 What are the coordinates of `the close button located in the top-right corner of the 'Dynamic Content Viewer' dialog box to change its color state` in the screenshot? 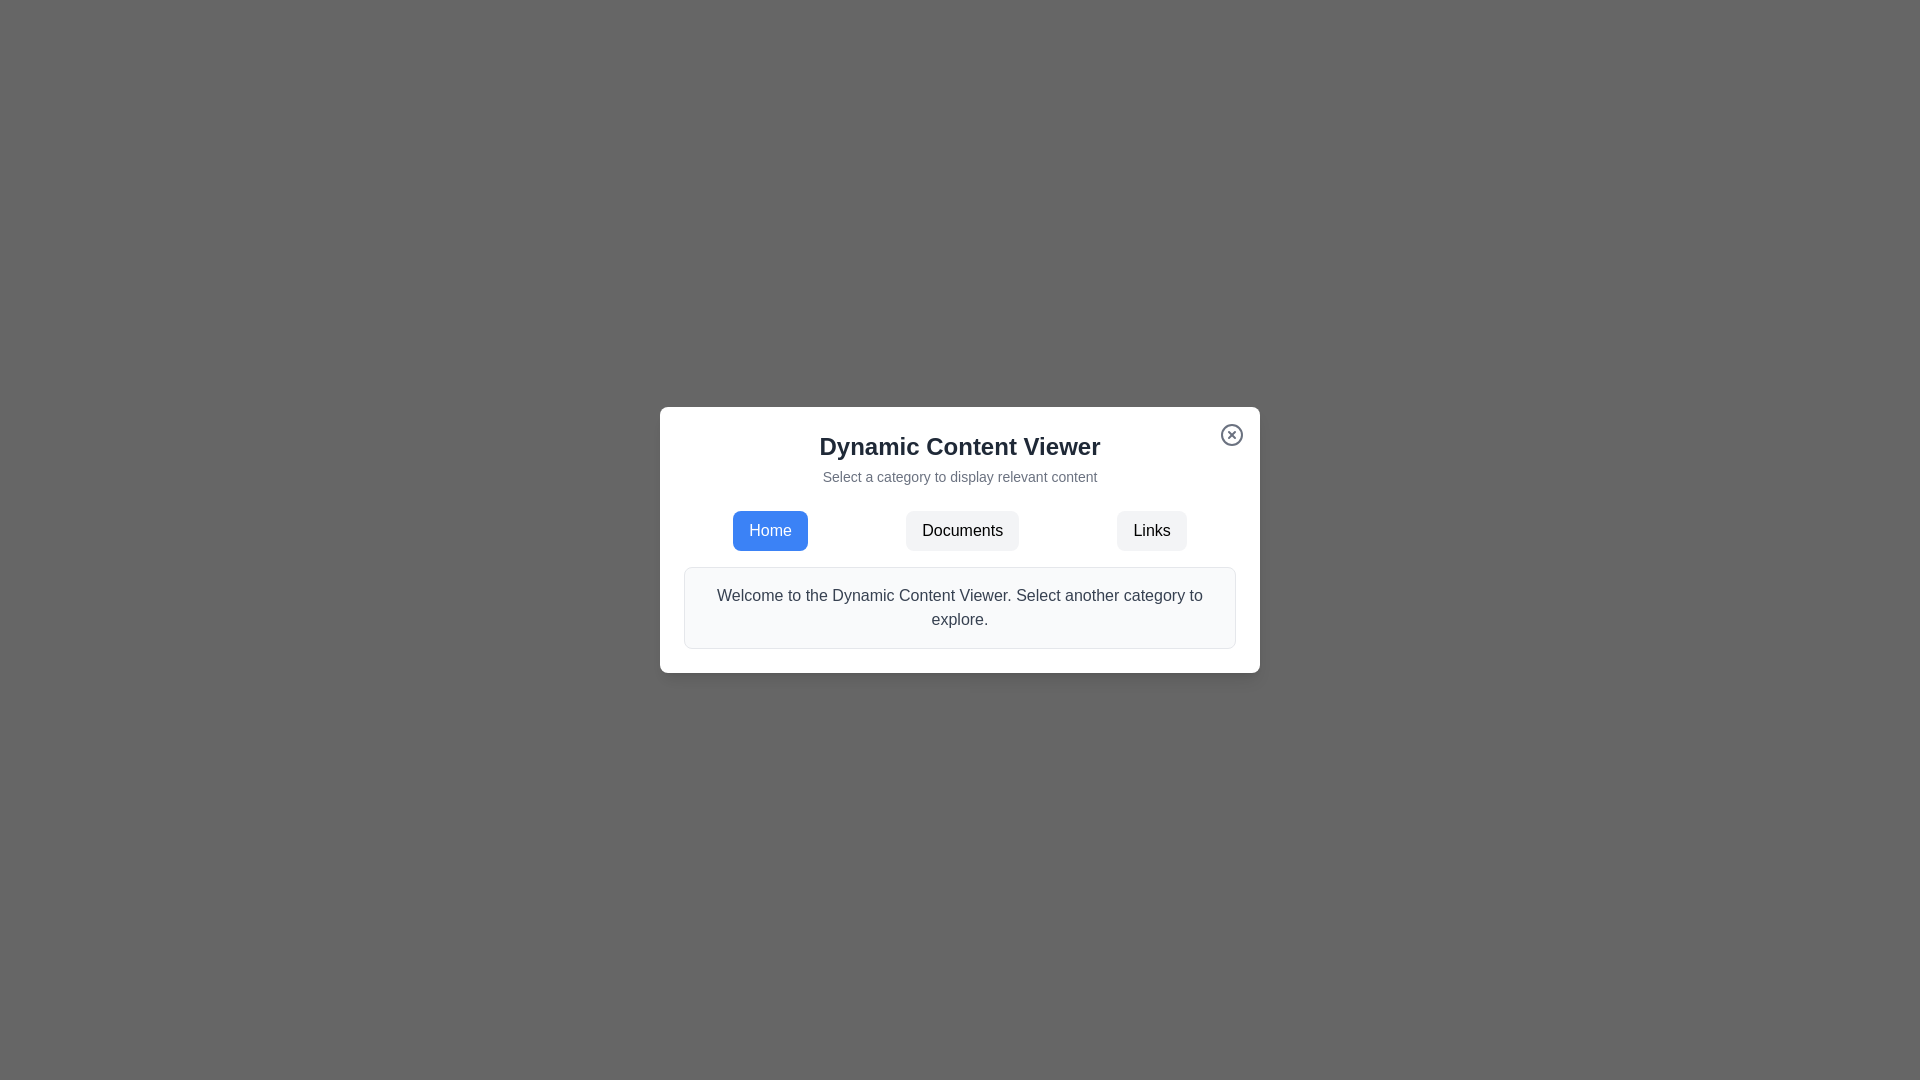 It's located at (1231, 434).